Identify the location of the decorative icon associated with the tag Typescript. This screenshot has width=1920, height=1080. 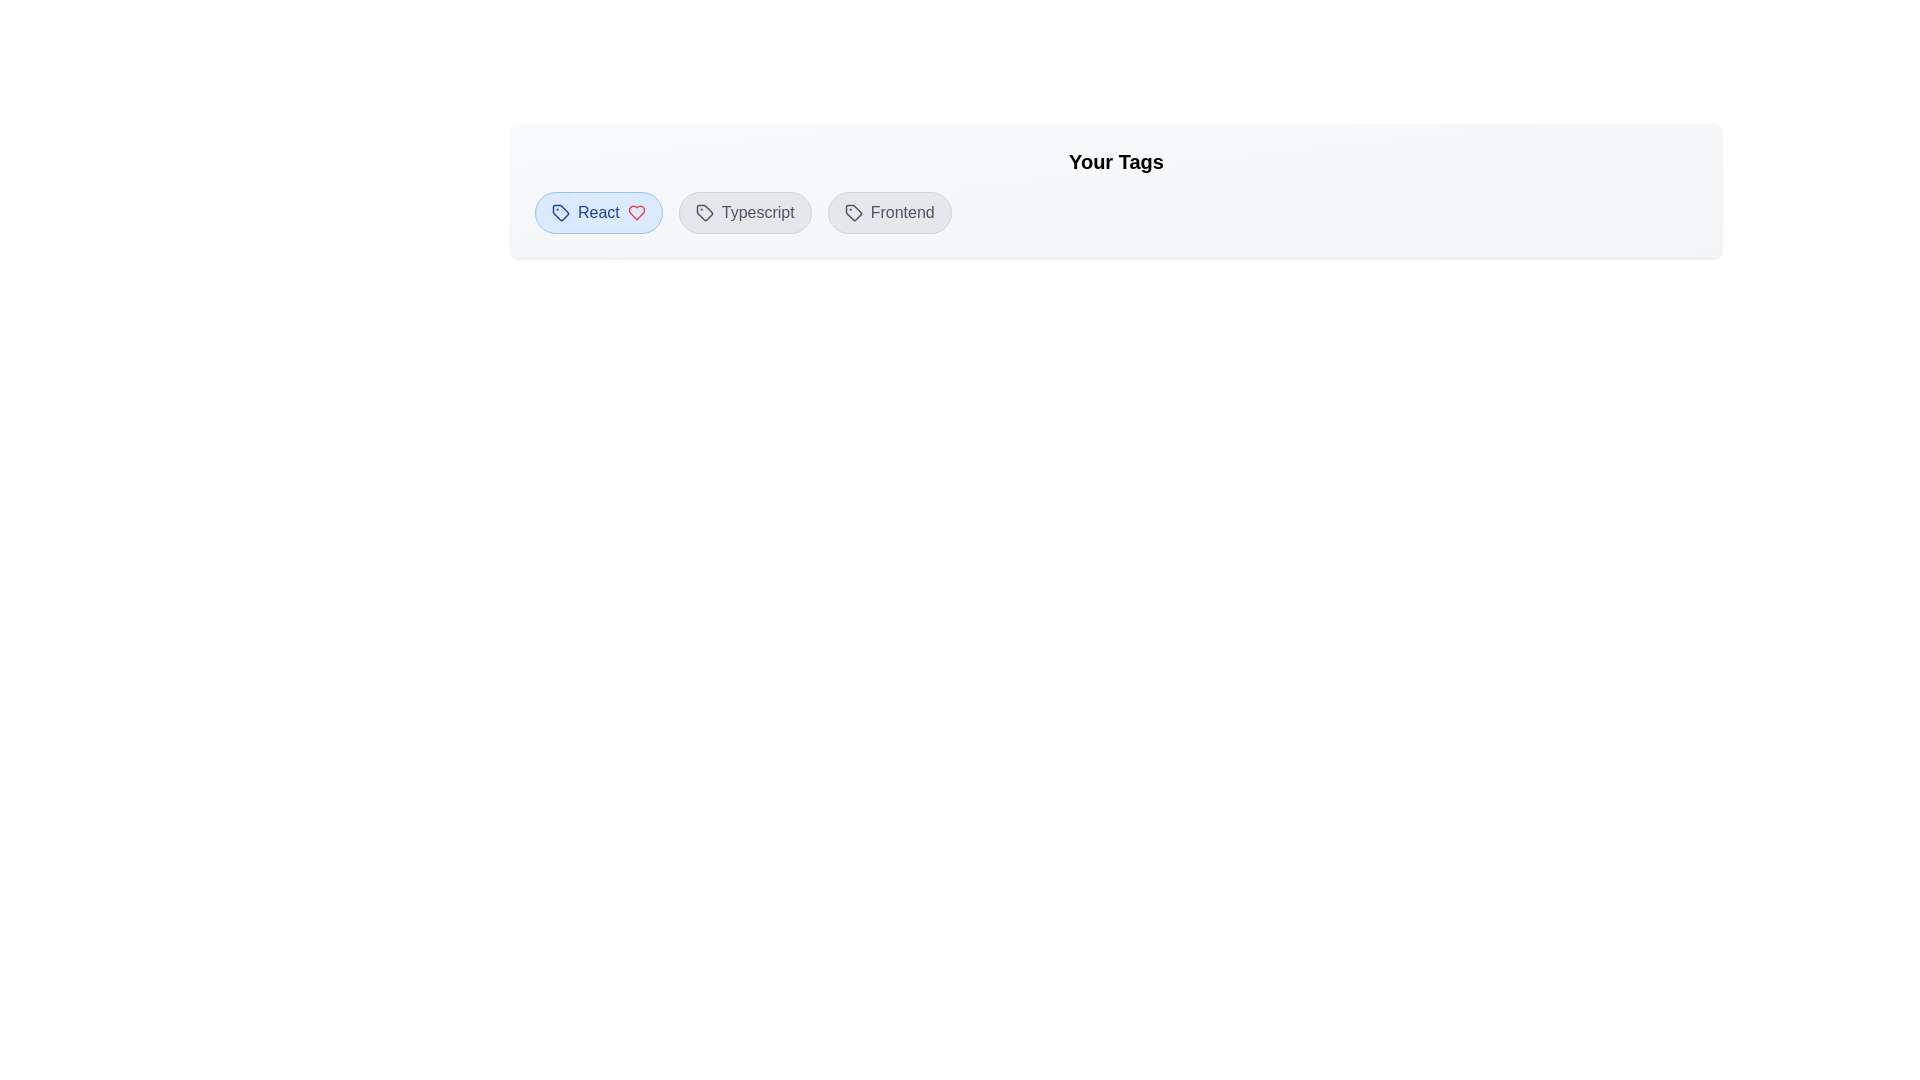
(704, 212).